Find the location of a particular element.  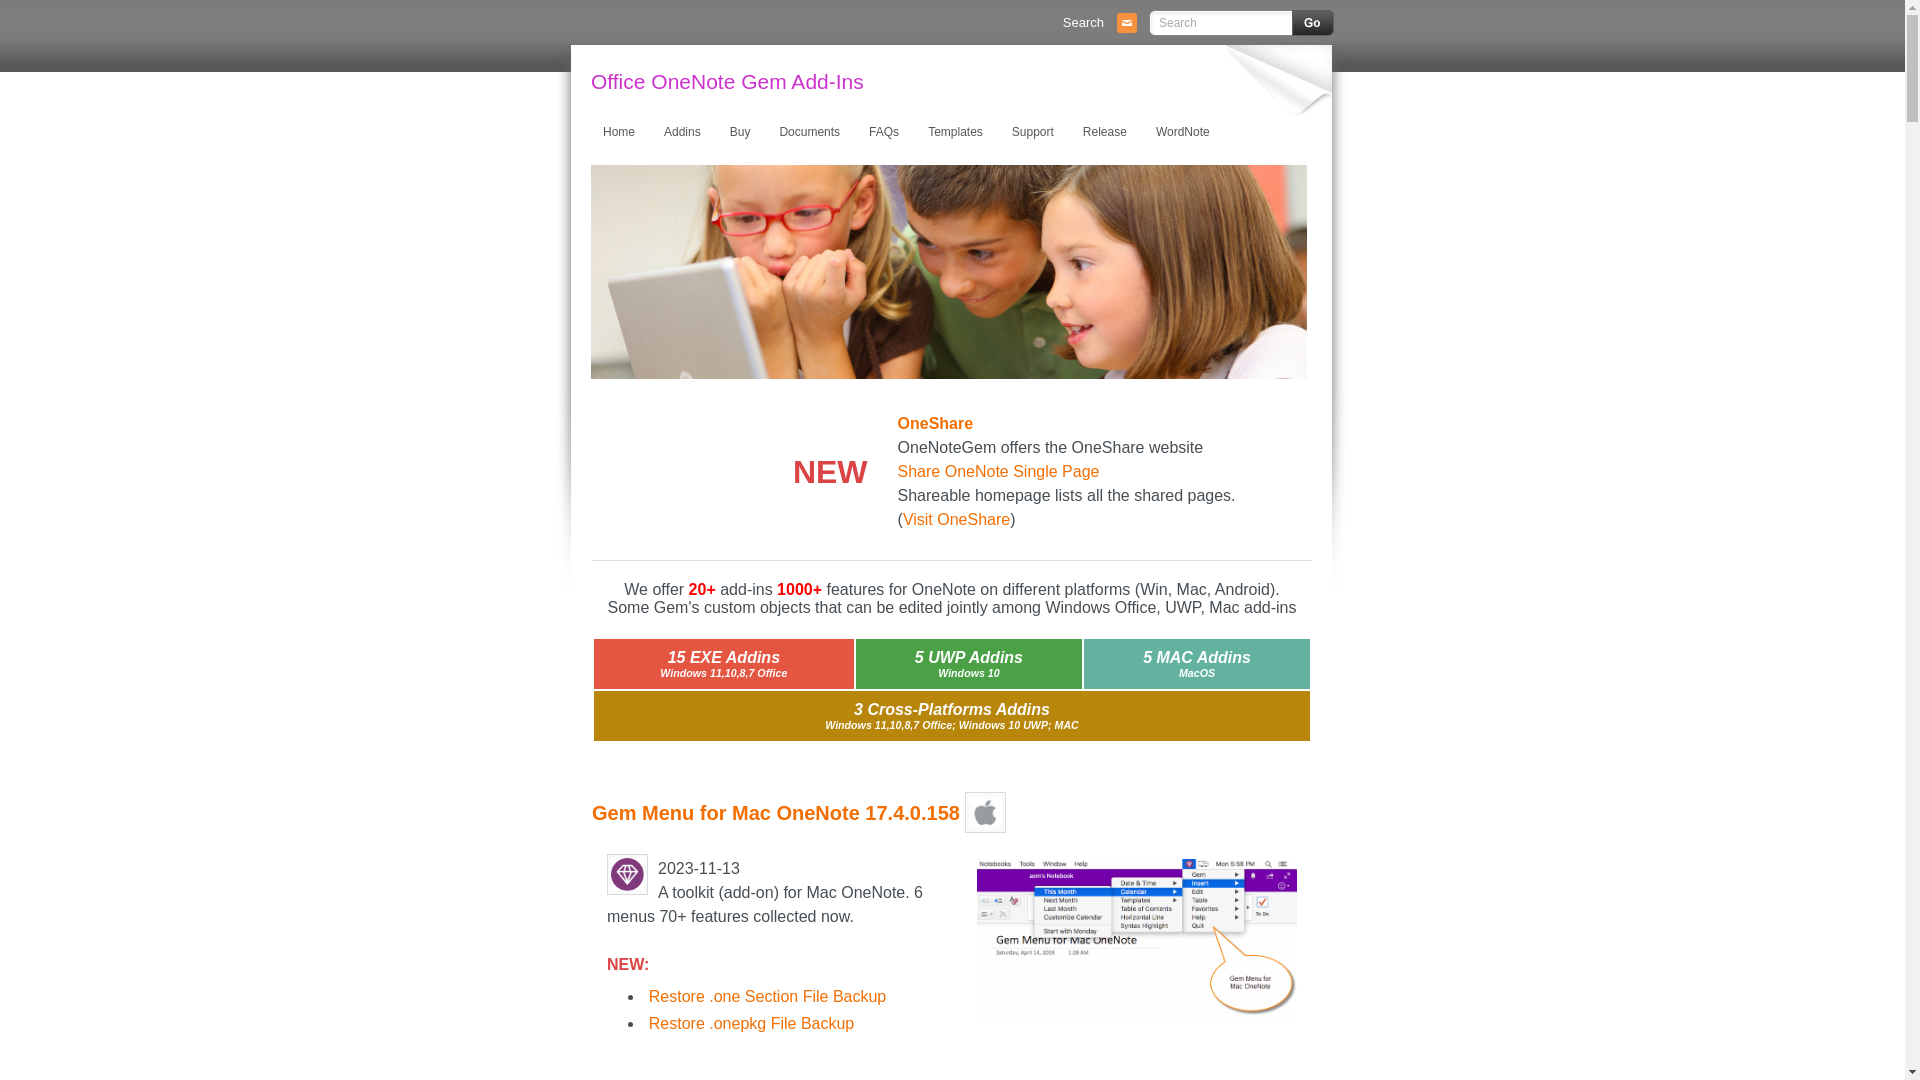

'WordNote' is located at coordinates (1181, 131).